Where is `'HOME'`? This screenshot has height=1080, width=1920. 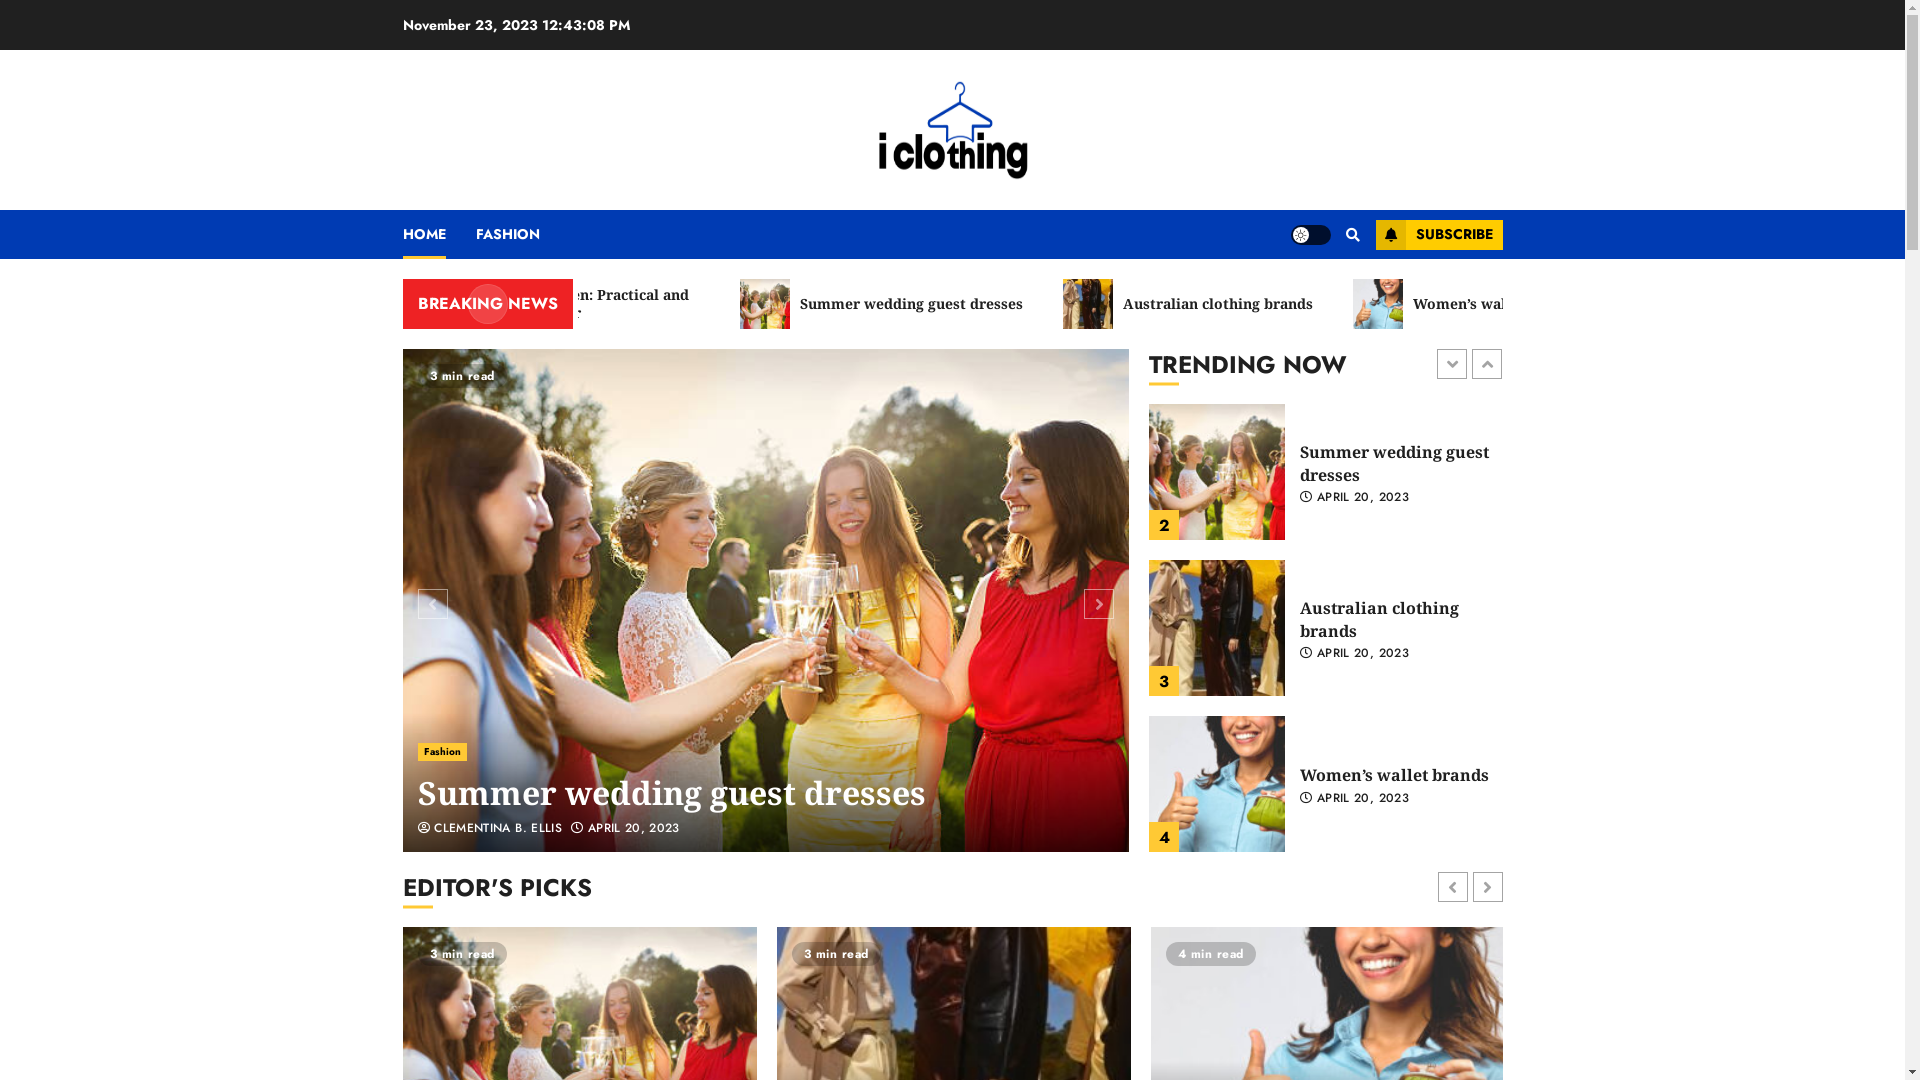 'HOME' is located at coordinates (437, 233).